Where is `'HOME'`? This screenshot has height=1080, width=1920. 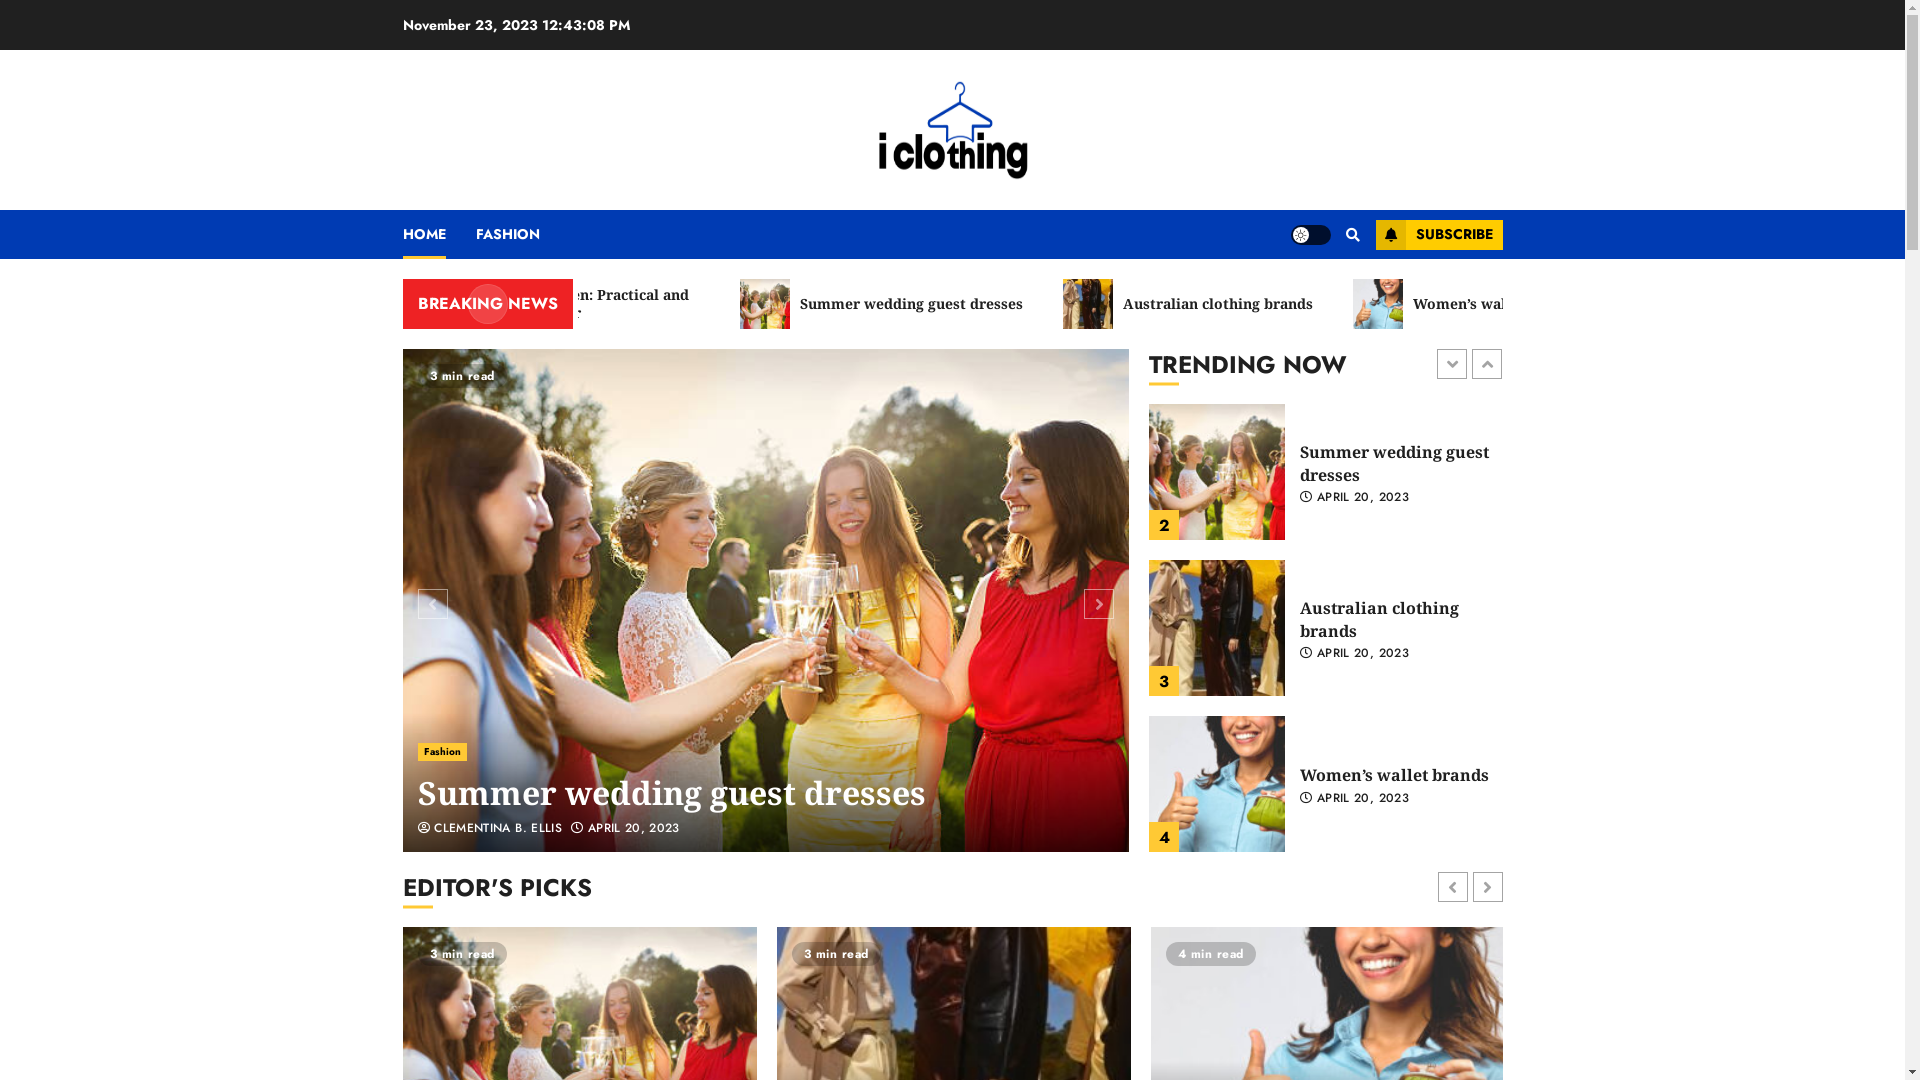 'HOME' is located at coordinates (437, 233).